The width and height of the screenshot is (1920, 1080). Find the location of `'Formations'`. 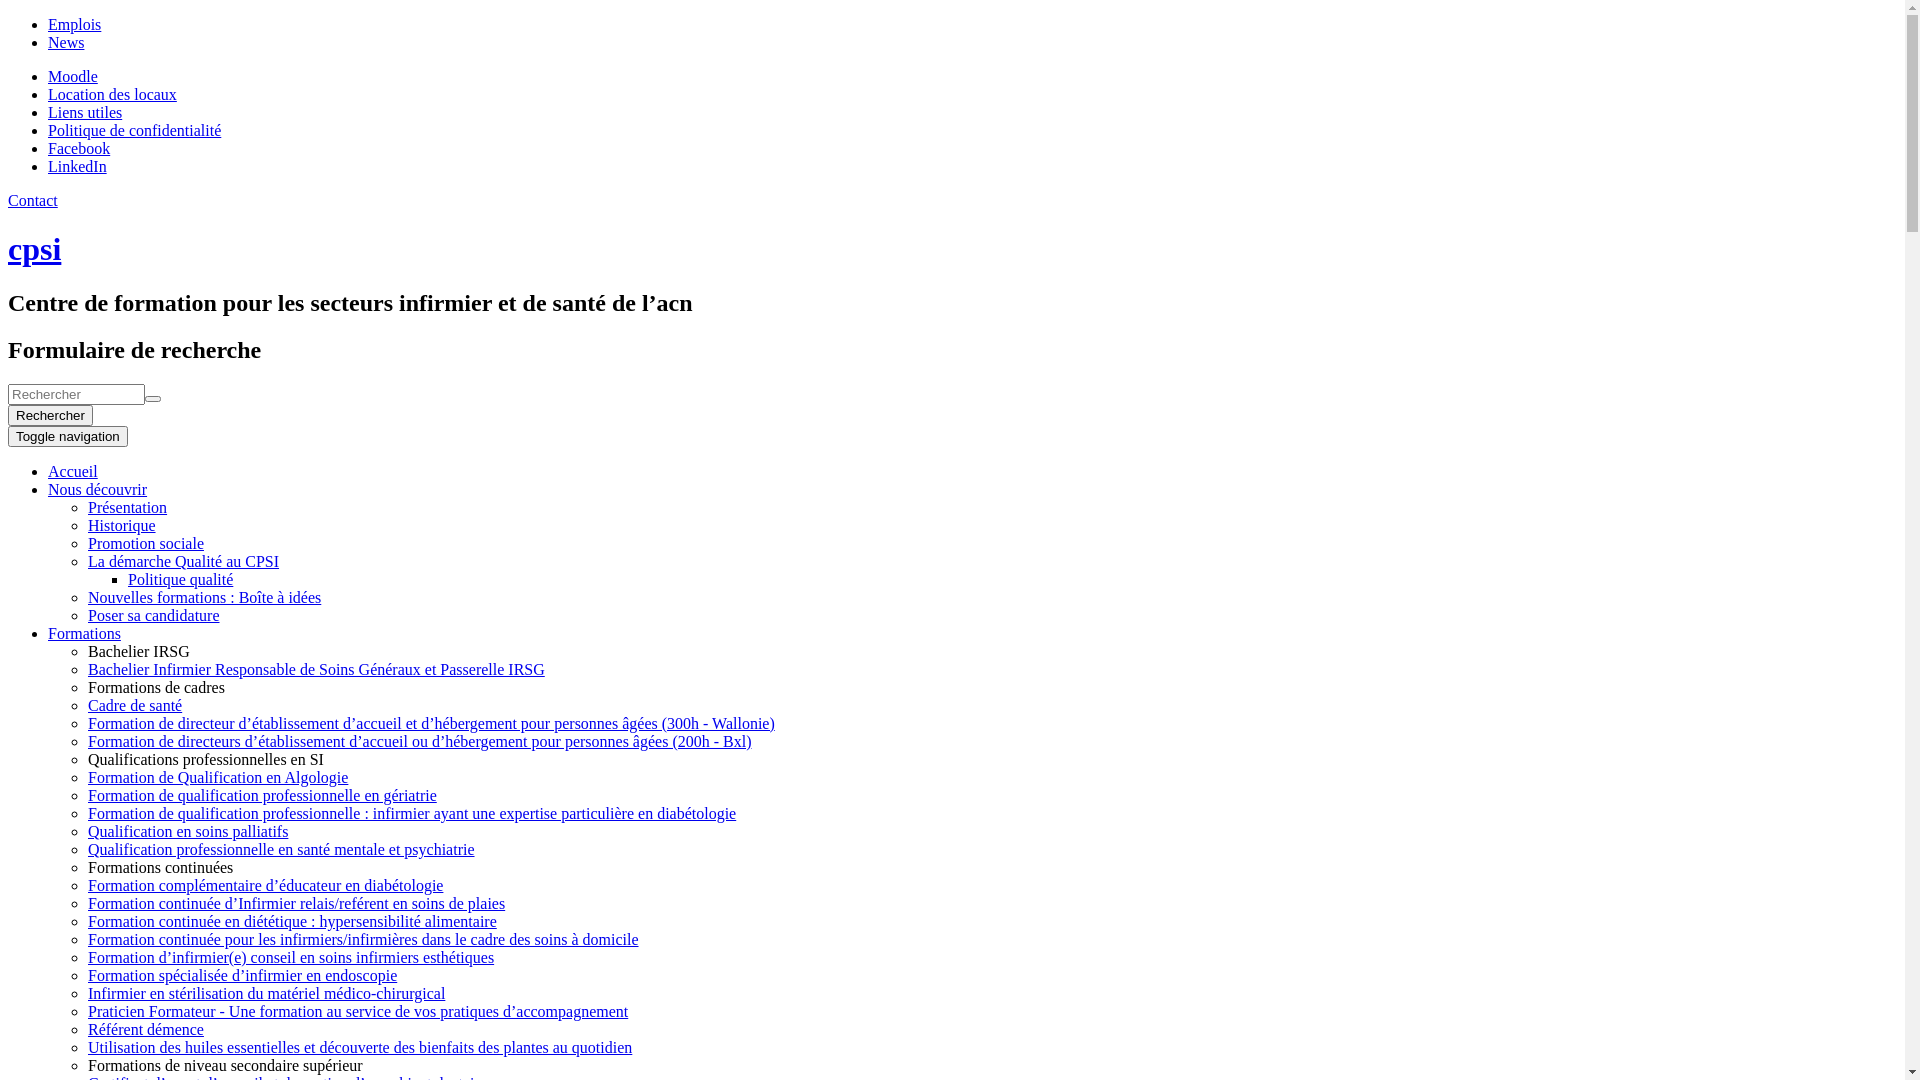

'Formations' is located at coordinates (83, 633).